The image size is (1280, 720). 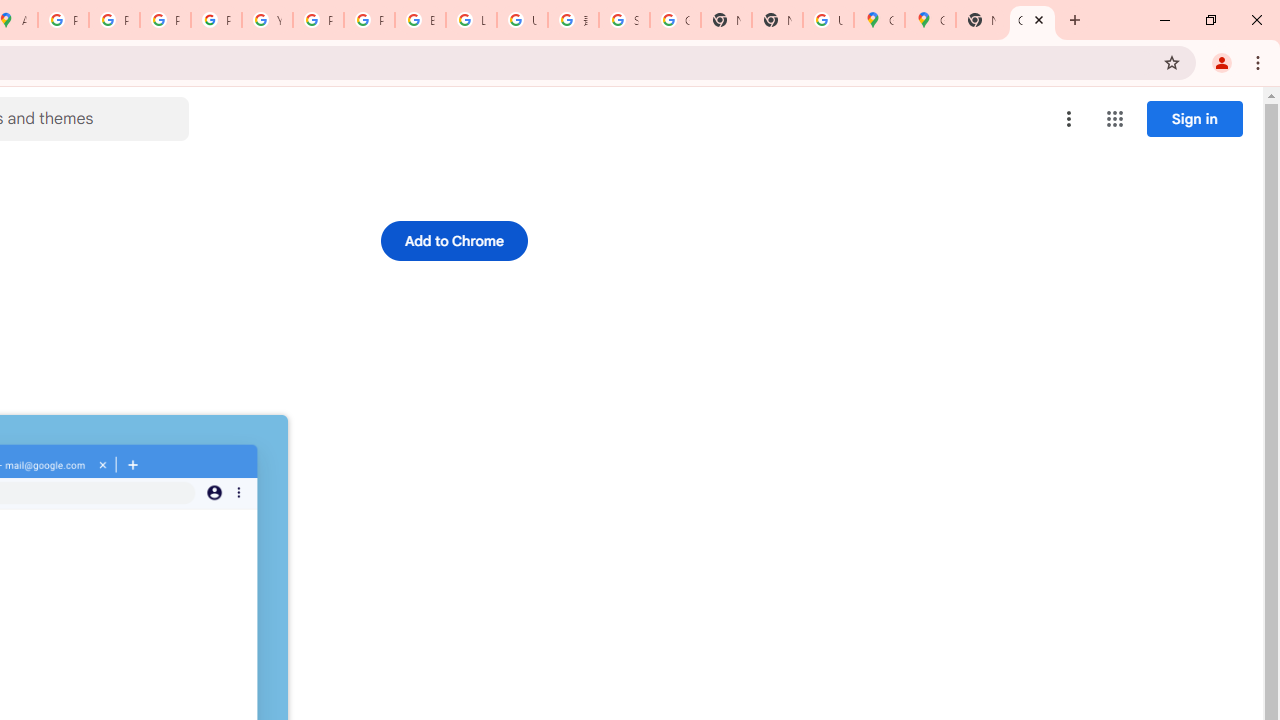 I want to click on 'Google Maps', so click(x=929, y=20).